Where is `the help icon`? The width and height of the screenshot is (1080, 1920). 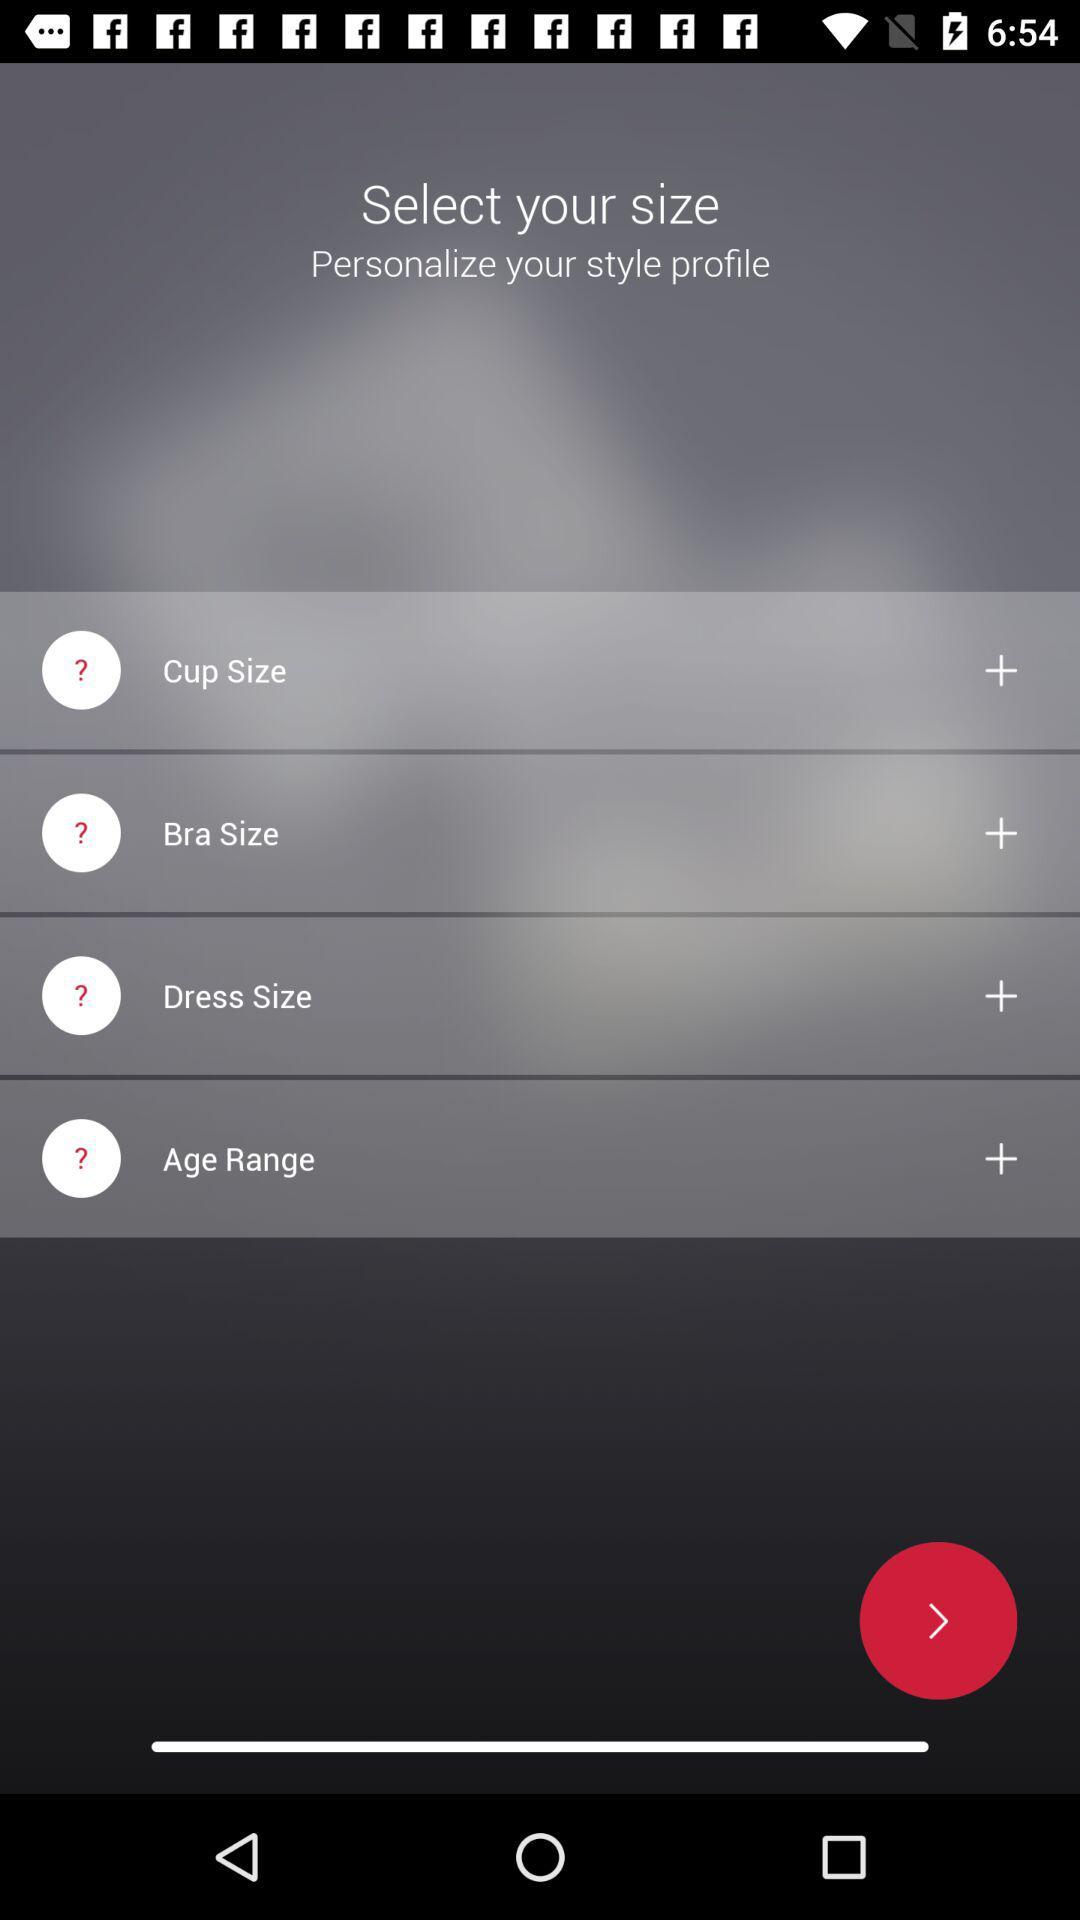
the help icon is located at coordinates (80, 1158).